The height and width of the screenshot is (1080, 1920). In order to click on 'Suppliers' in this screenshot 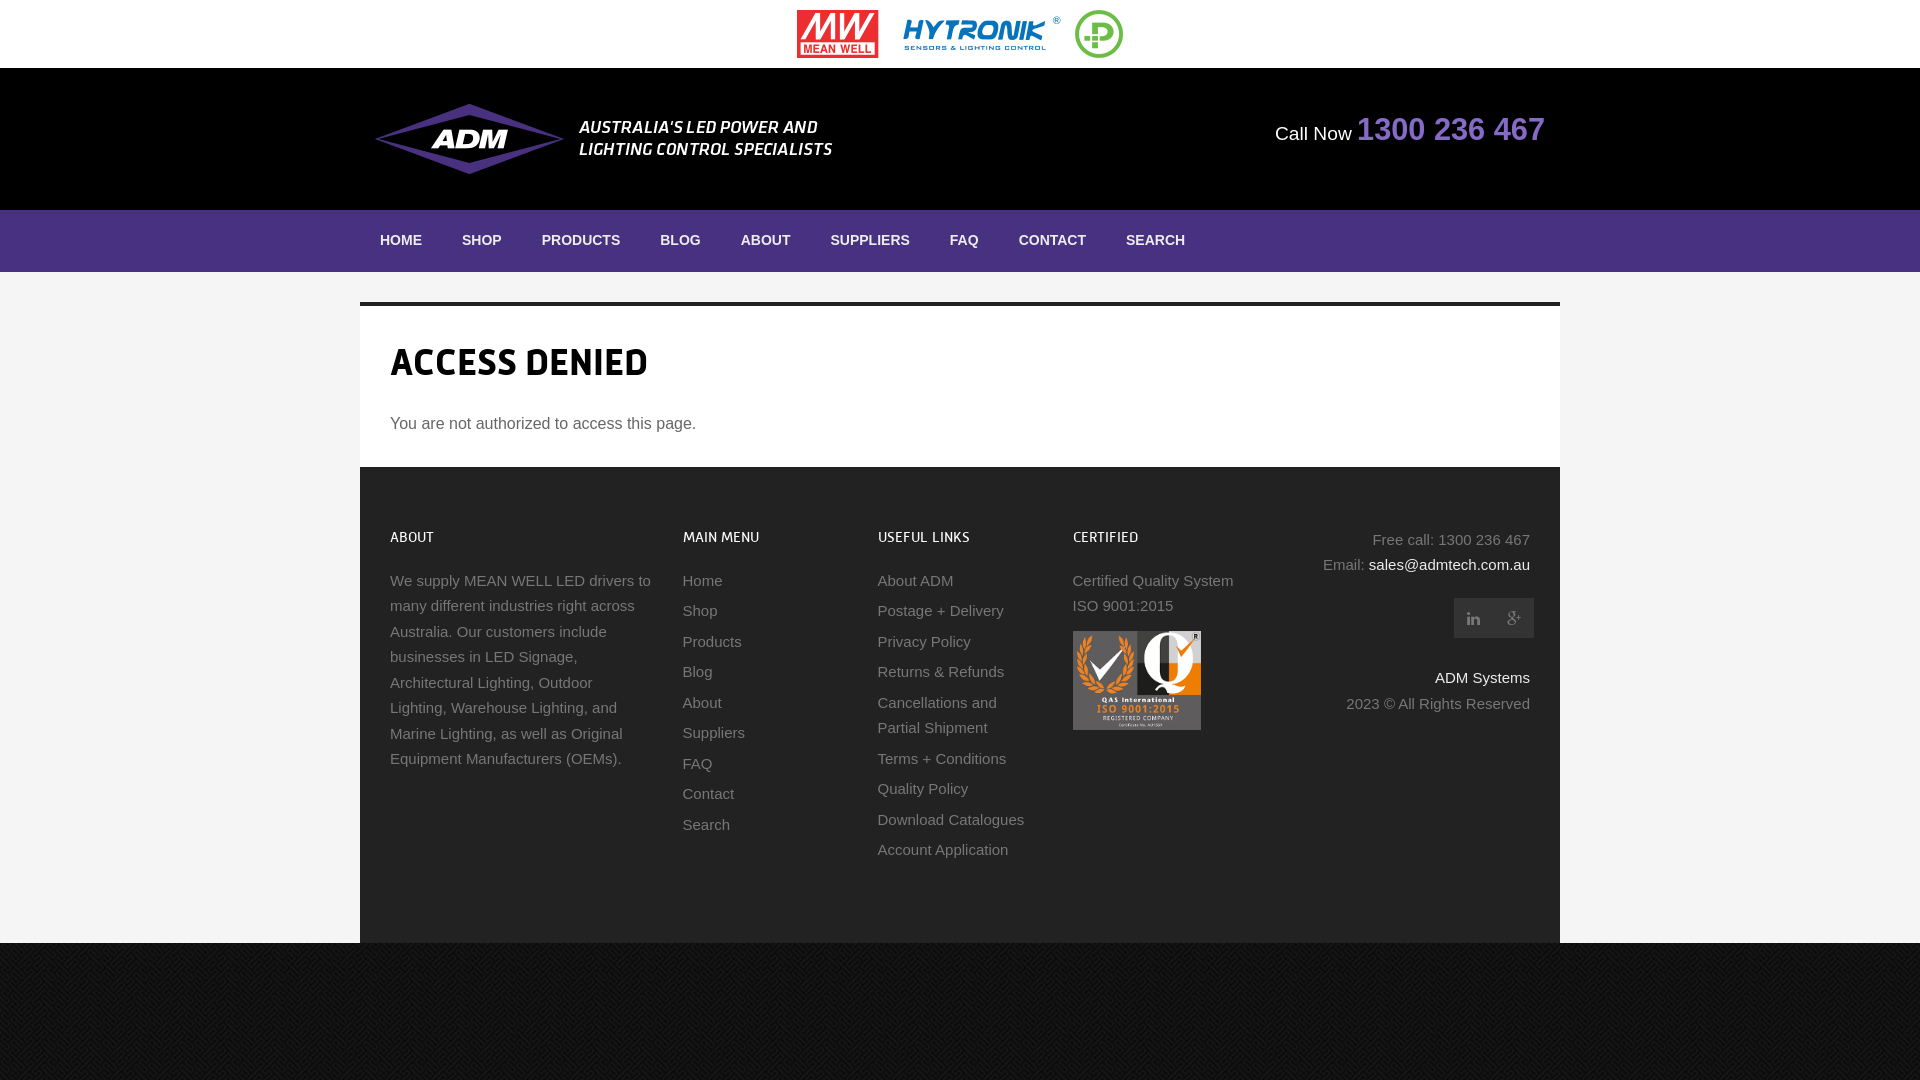, I will do `click(713, 732)`.